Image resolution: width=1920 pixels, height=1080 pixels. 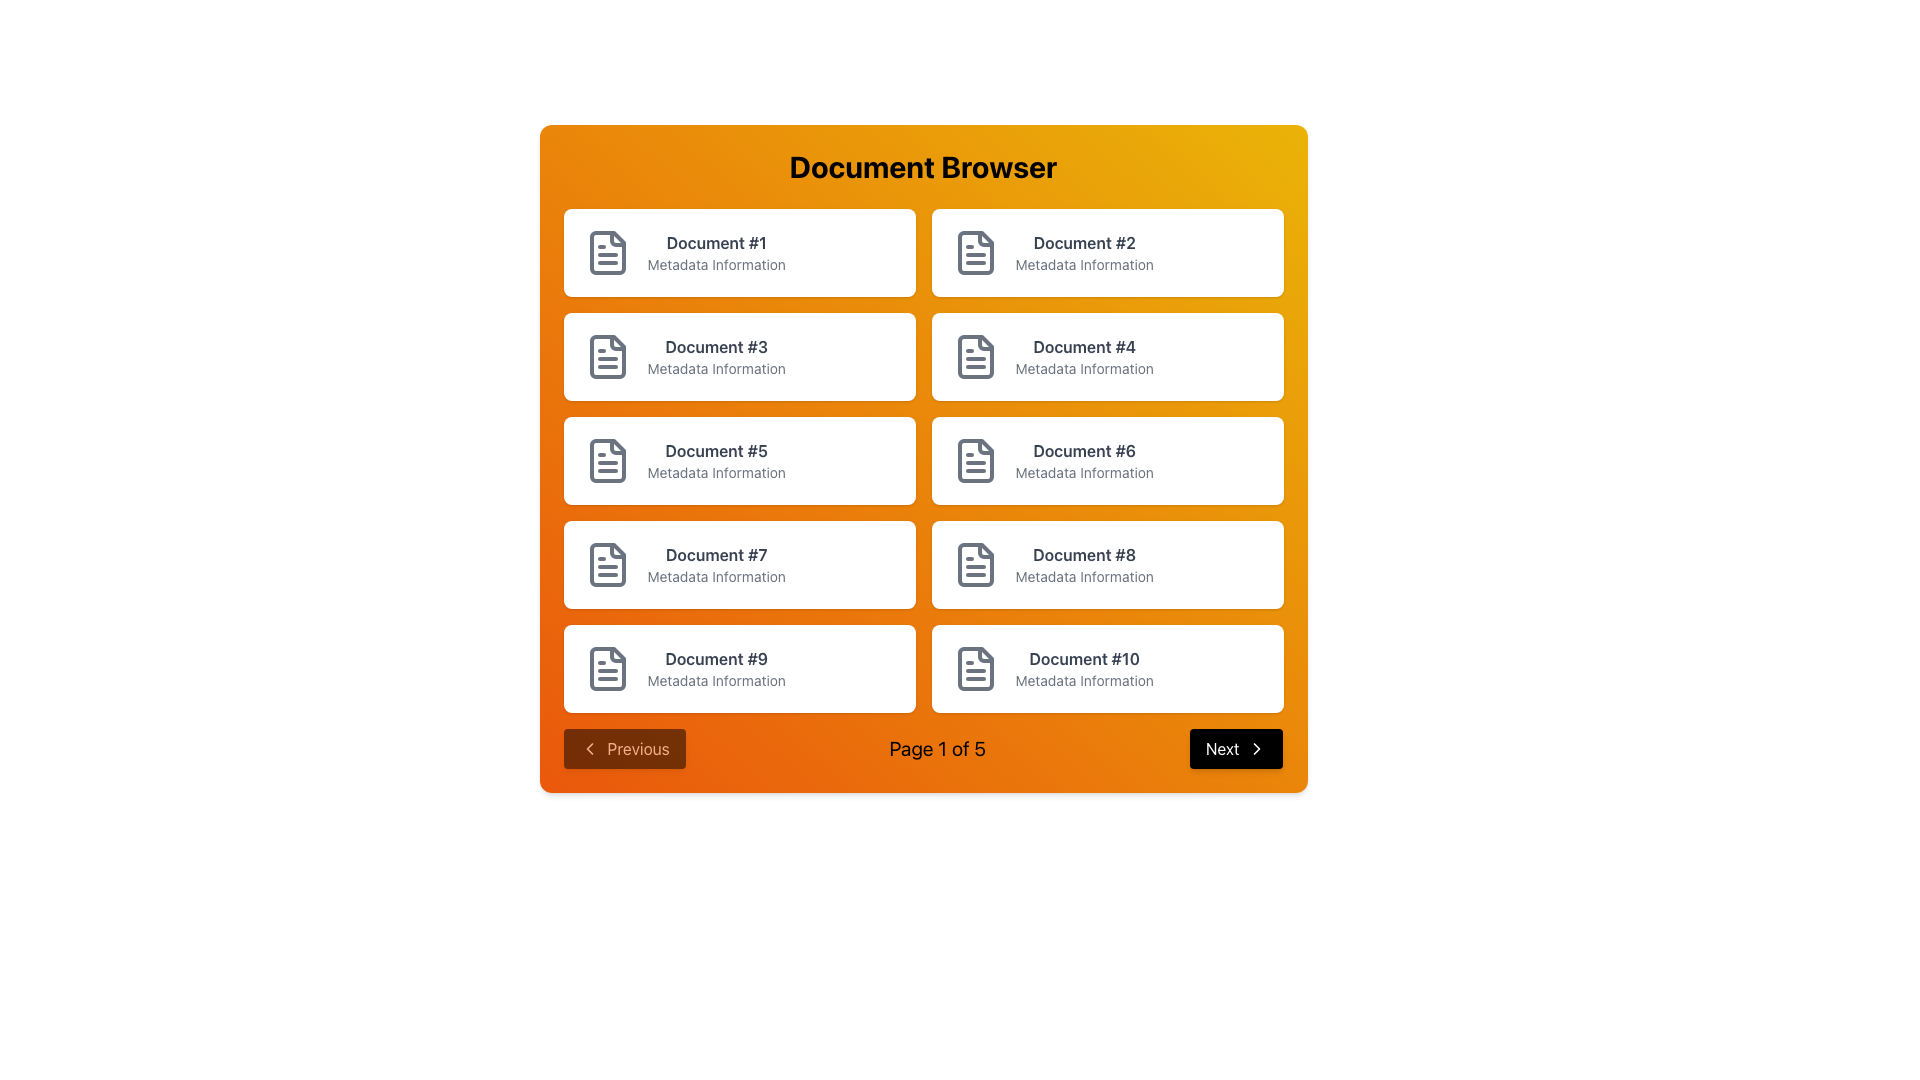 I want to click on the informational display header for 'Document #2', located in the top row of the grid layout, second column from the left, so click(x=1083, y=252).